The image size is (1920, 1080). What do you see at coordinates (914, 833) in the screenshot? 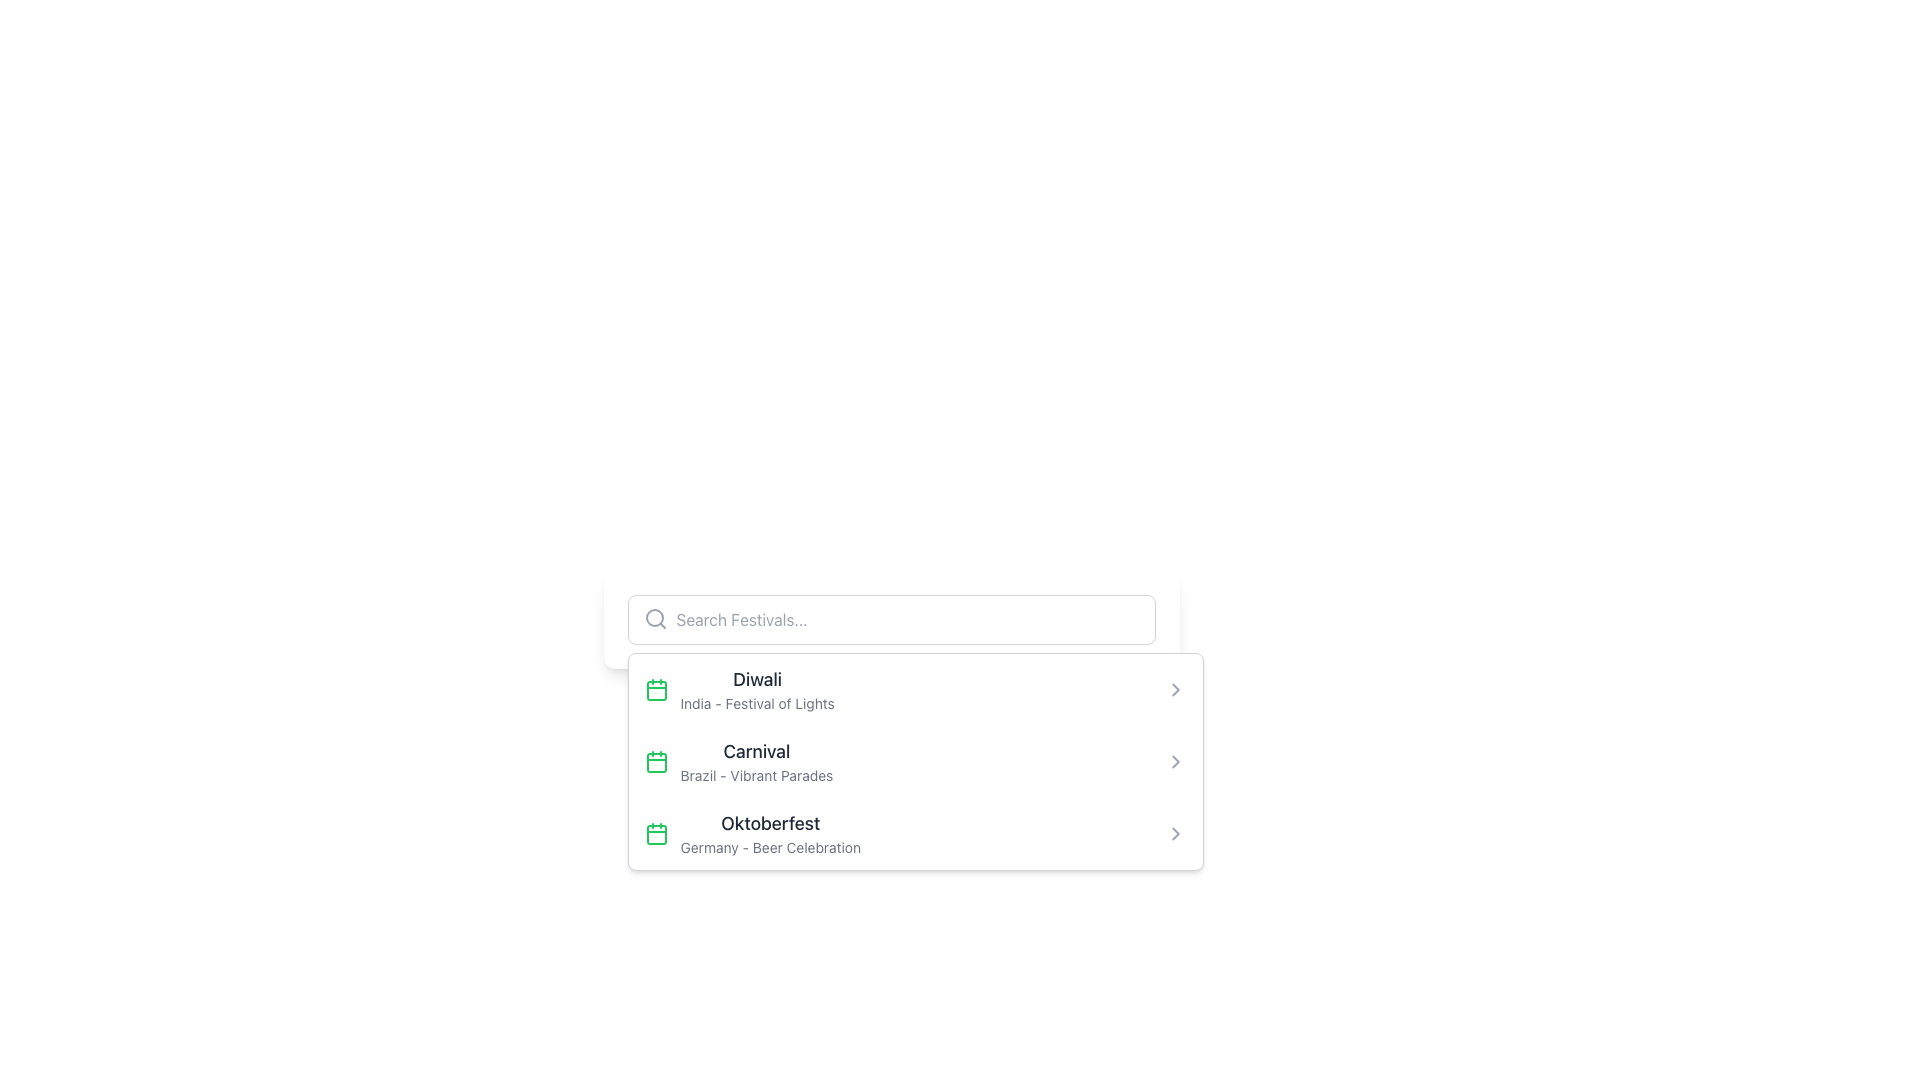
I see `the third item in the dropdown menu representing 'Oktoberfest'` at bounding box center [914, 833].